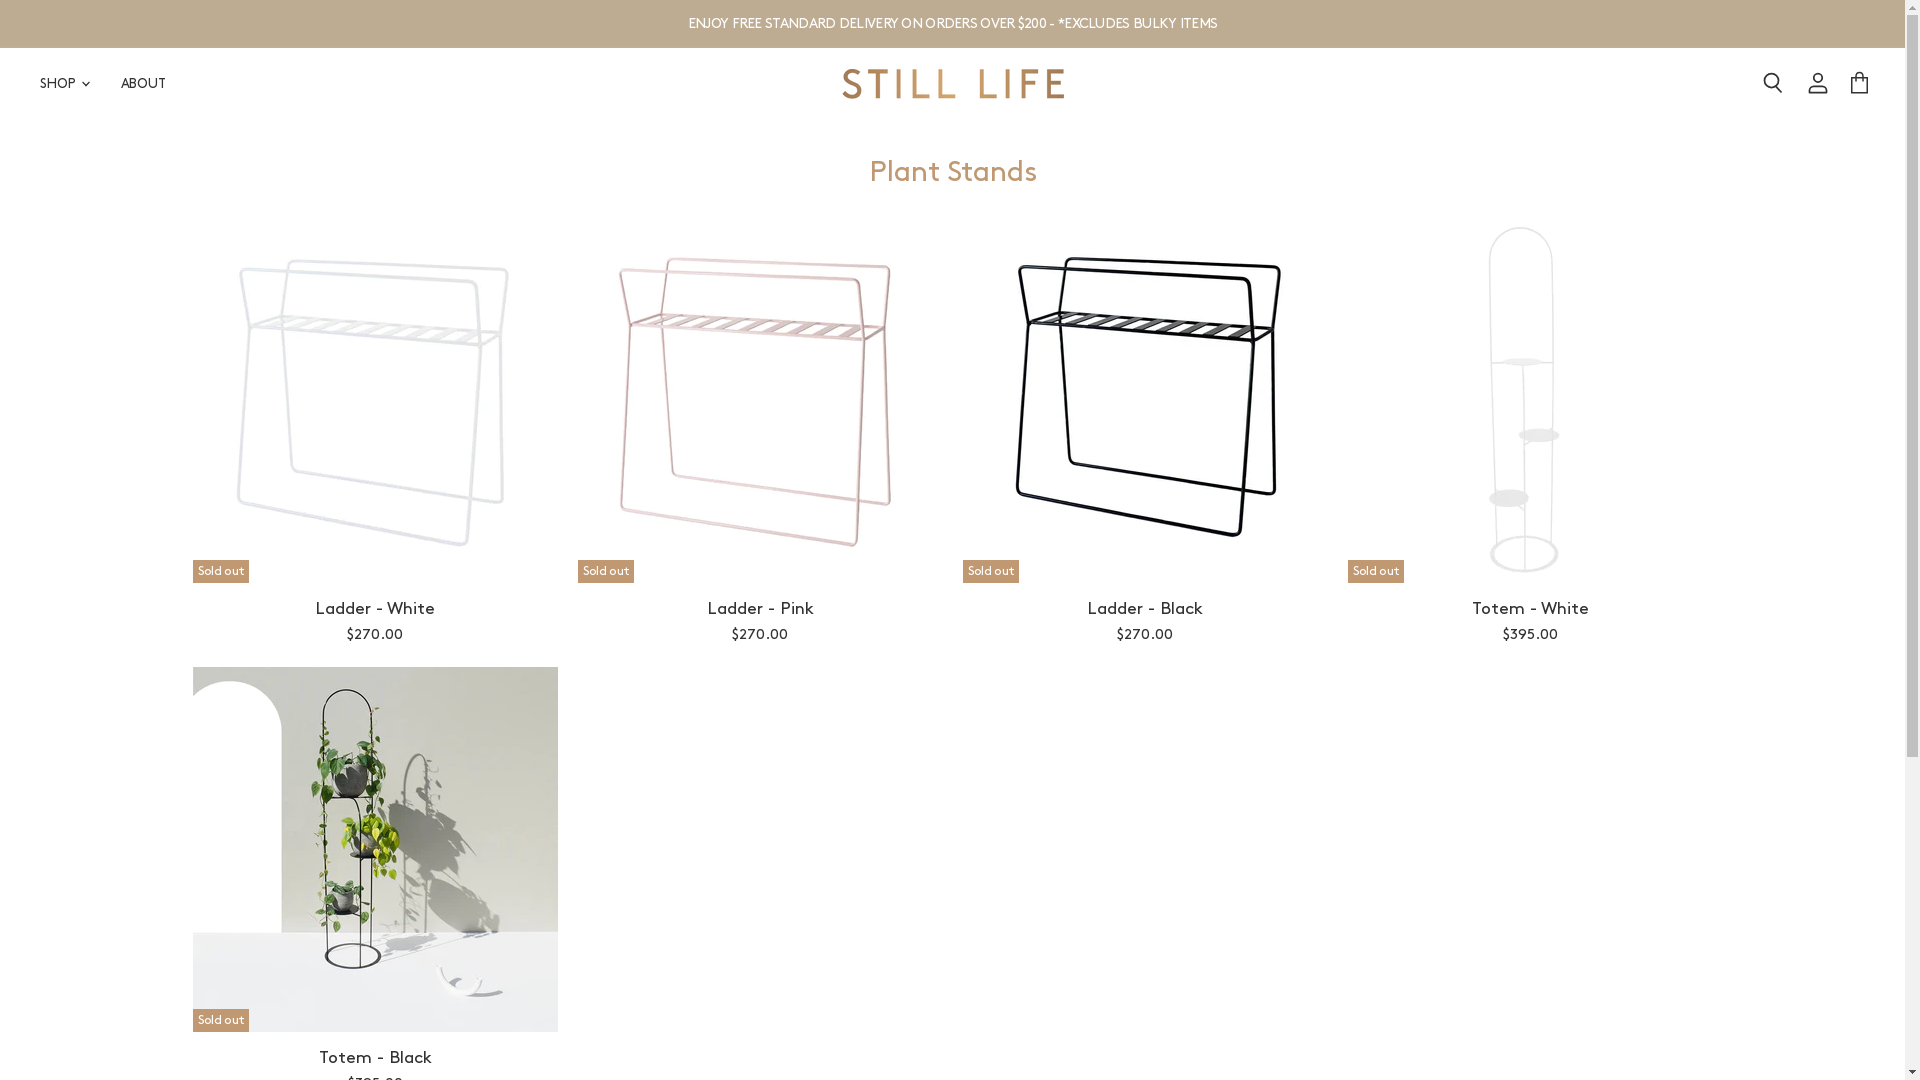 Image resolution: width=1920 pixels, height=1080 pixels. I want to click on 'View cart', so click(1839, 83).